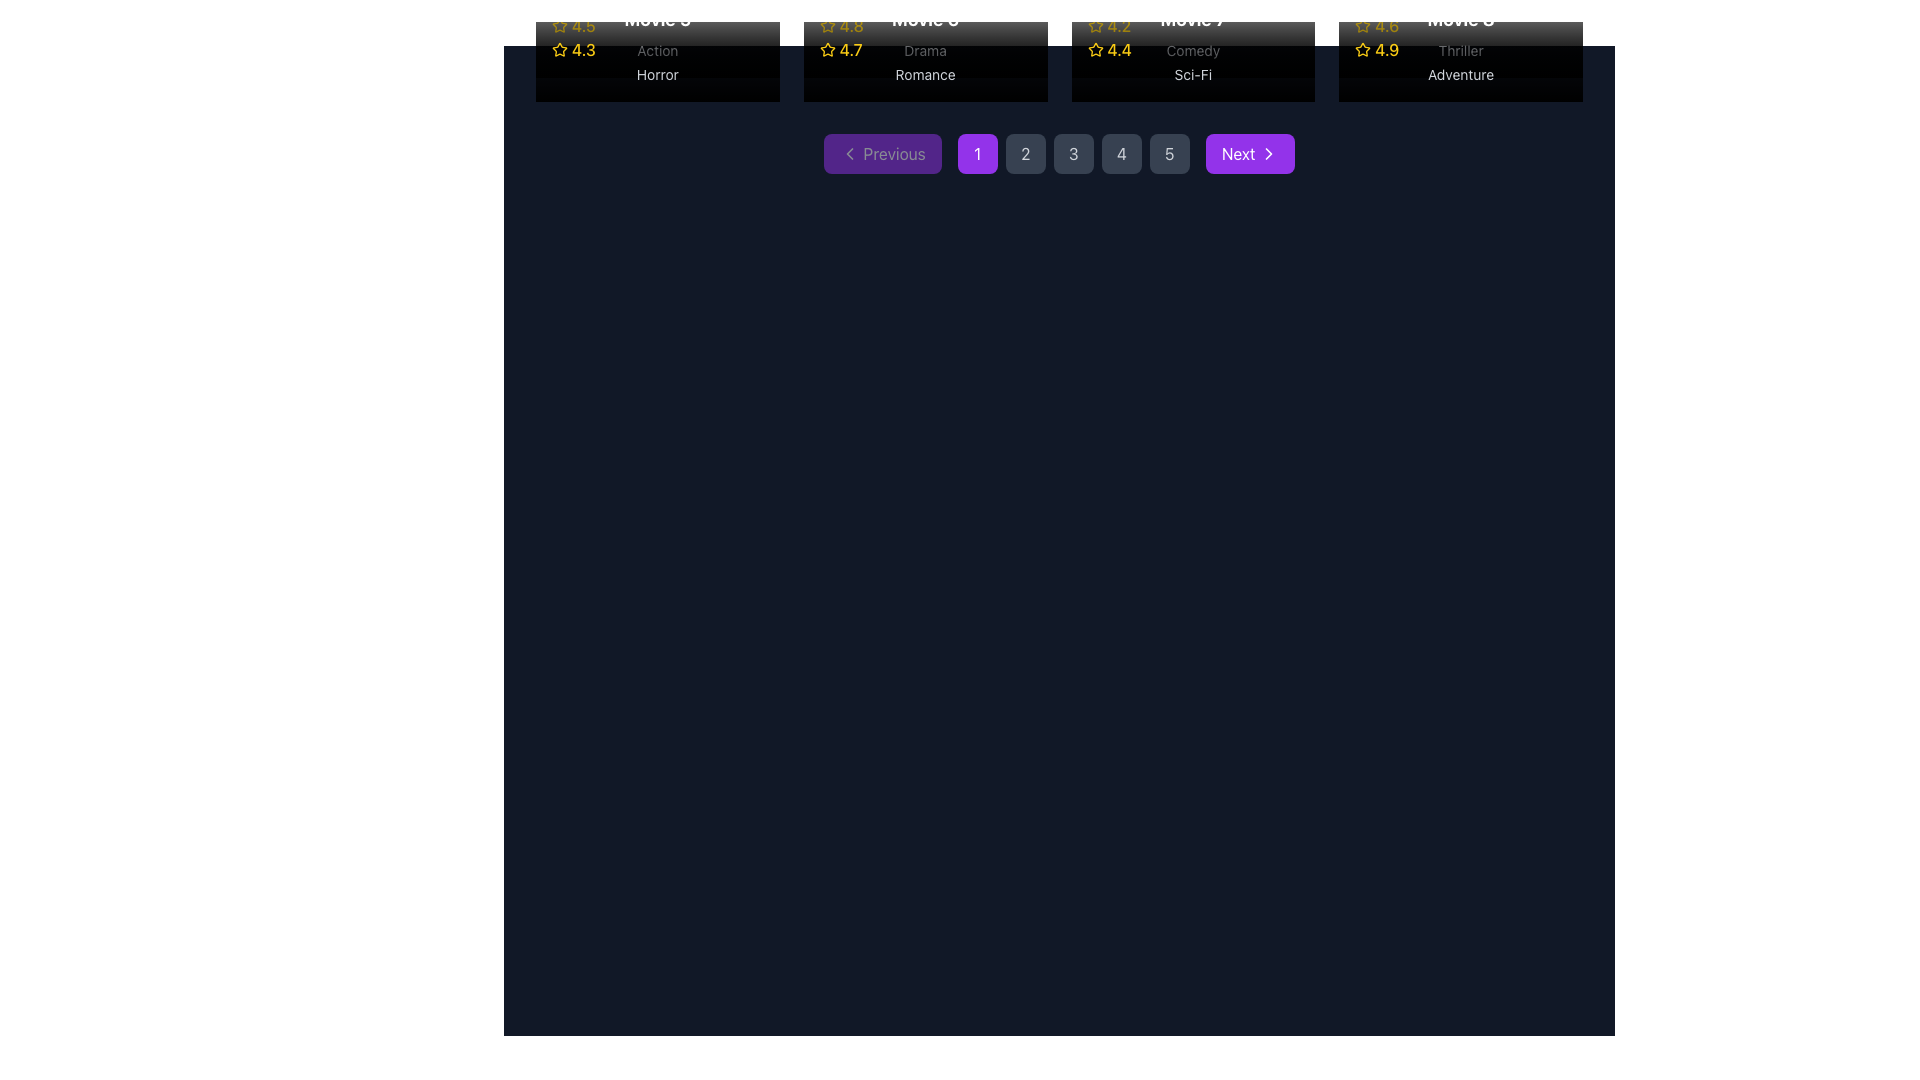  Describe the element at coordinates (1461, 26) in the screenshot. I see `the rating indicator displaying a yellow star icon and the text '4.6' located beneath the title 'Movie 4'` at that location.